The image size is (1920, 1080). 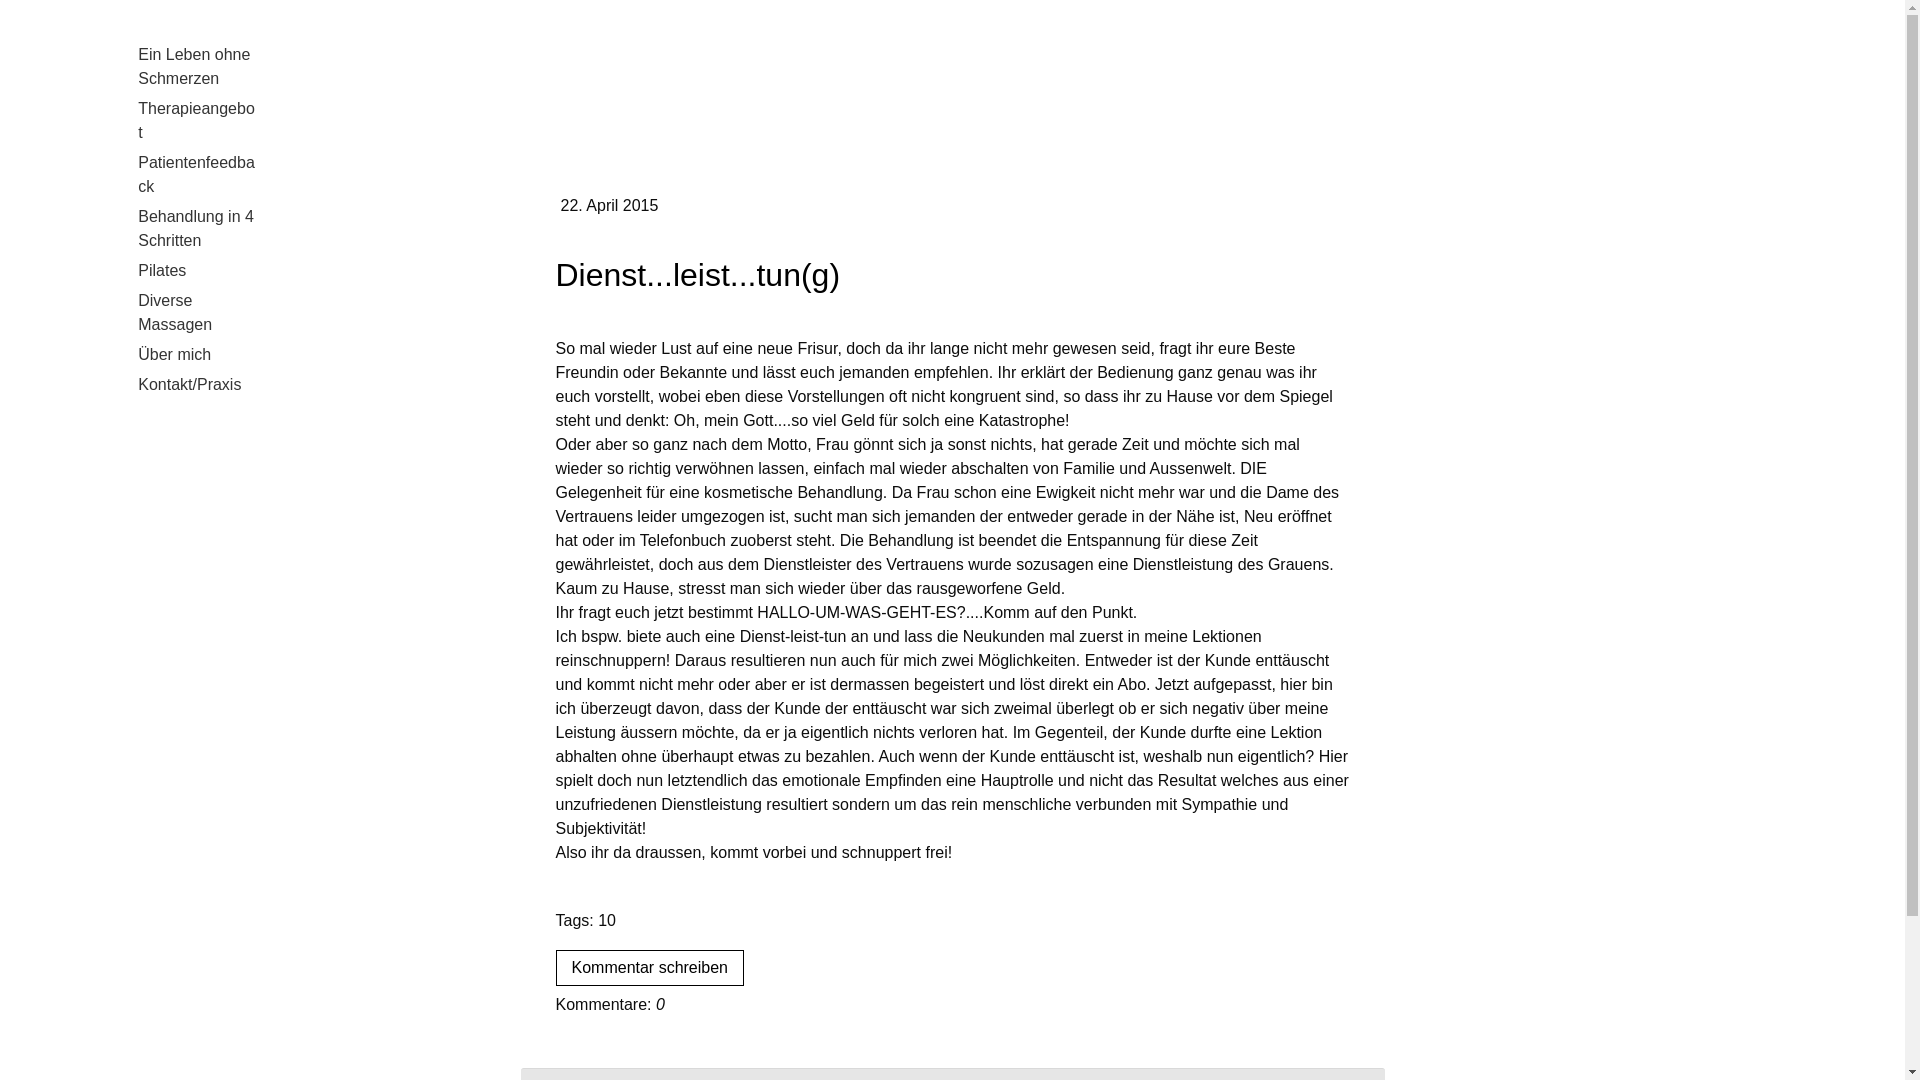 I want to click on 'Therapieangebot', so click(x=195, y=120).